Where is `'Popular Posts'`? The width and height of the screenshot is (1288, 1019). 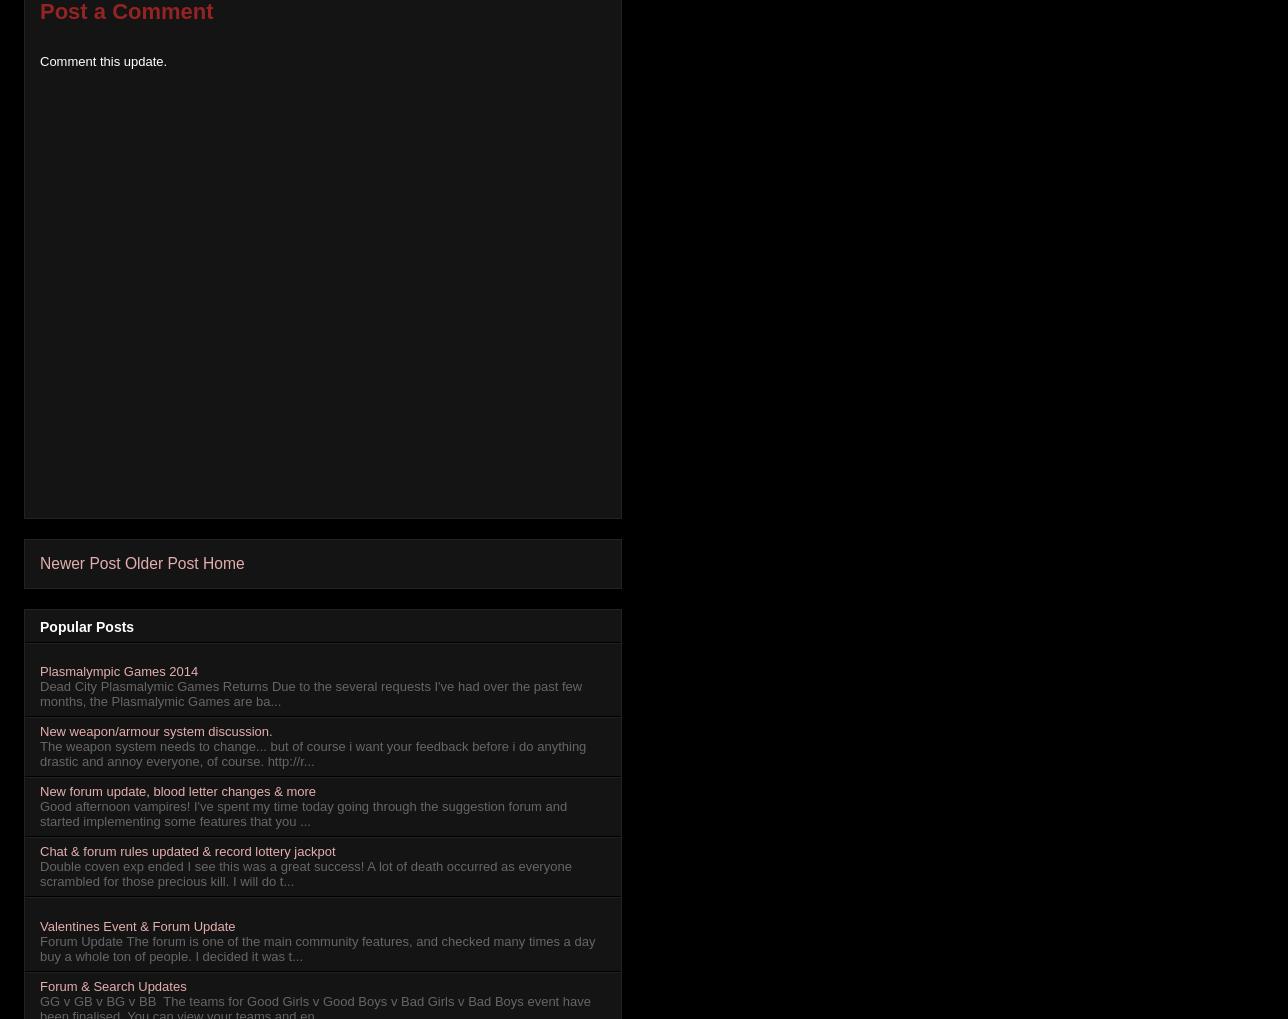 'Popular Posts' is located at coordinates (86, 625).